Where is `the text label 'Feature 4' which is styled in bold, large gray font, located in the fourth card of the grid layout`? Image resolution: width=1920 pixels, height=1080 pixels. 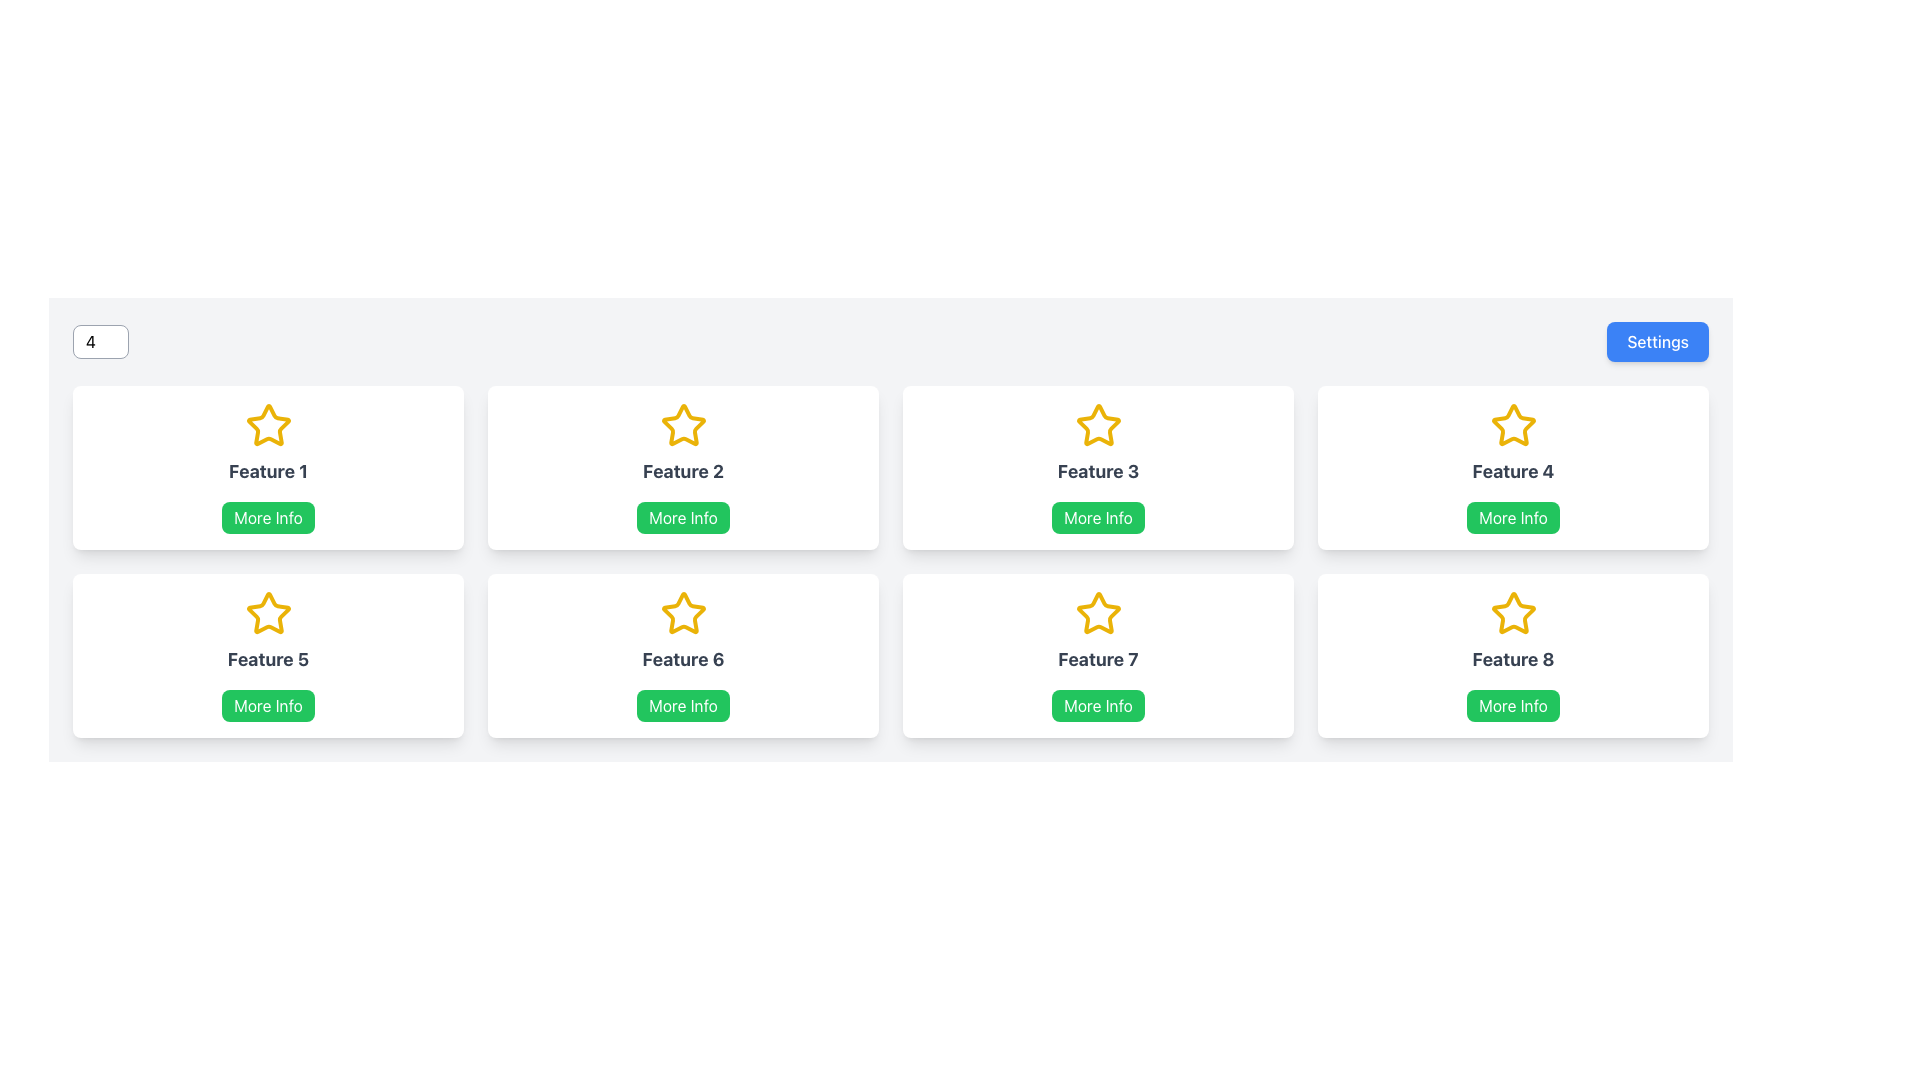 the text label 'Feature 4' which is styled in bold, large gray font, located in the fourth card of the grid layout is located at coordinates (1513, 471).